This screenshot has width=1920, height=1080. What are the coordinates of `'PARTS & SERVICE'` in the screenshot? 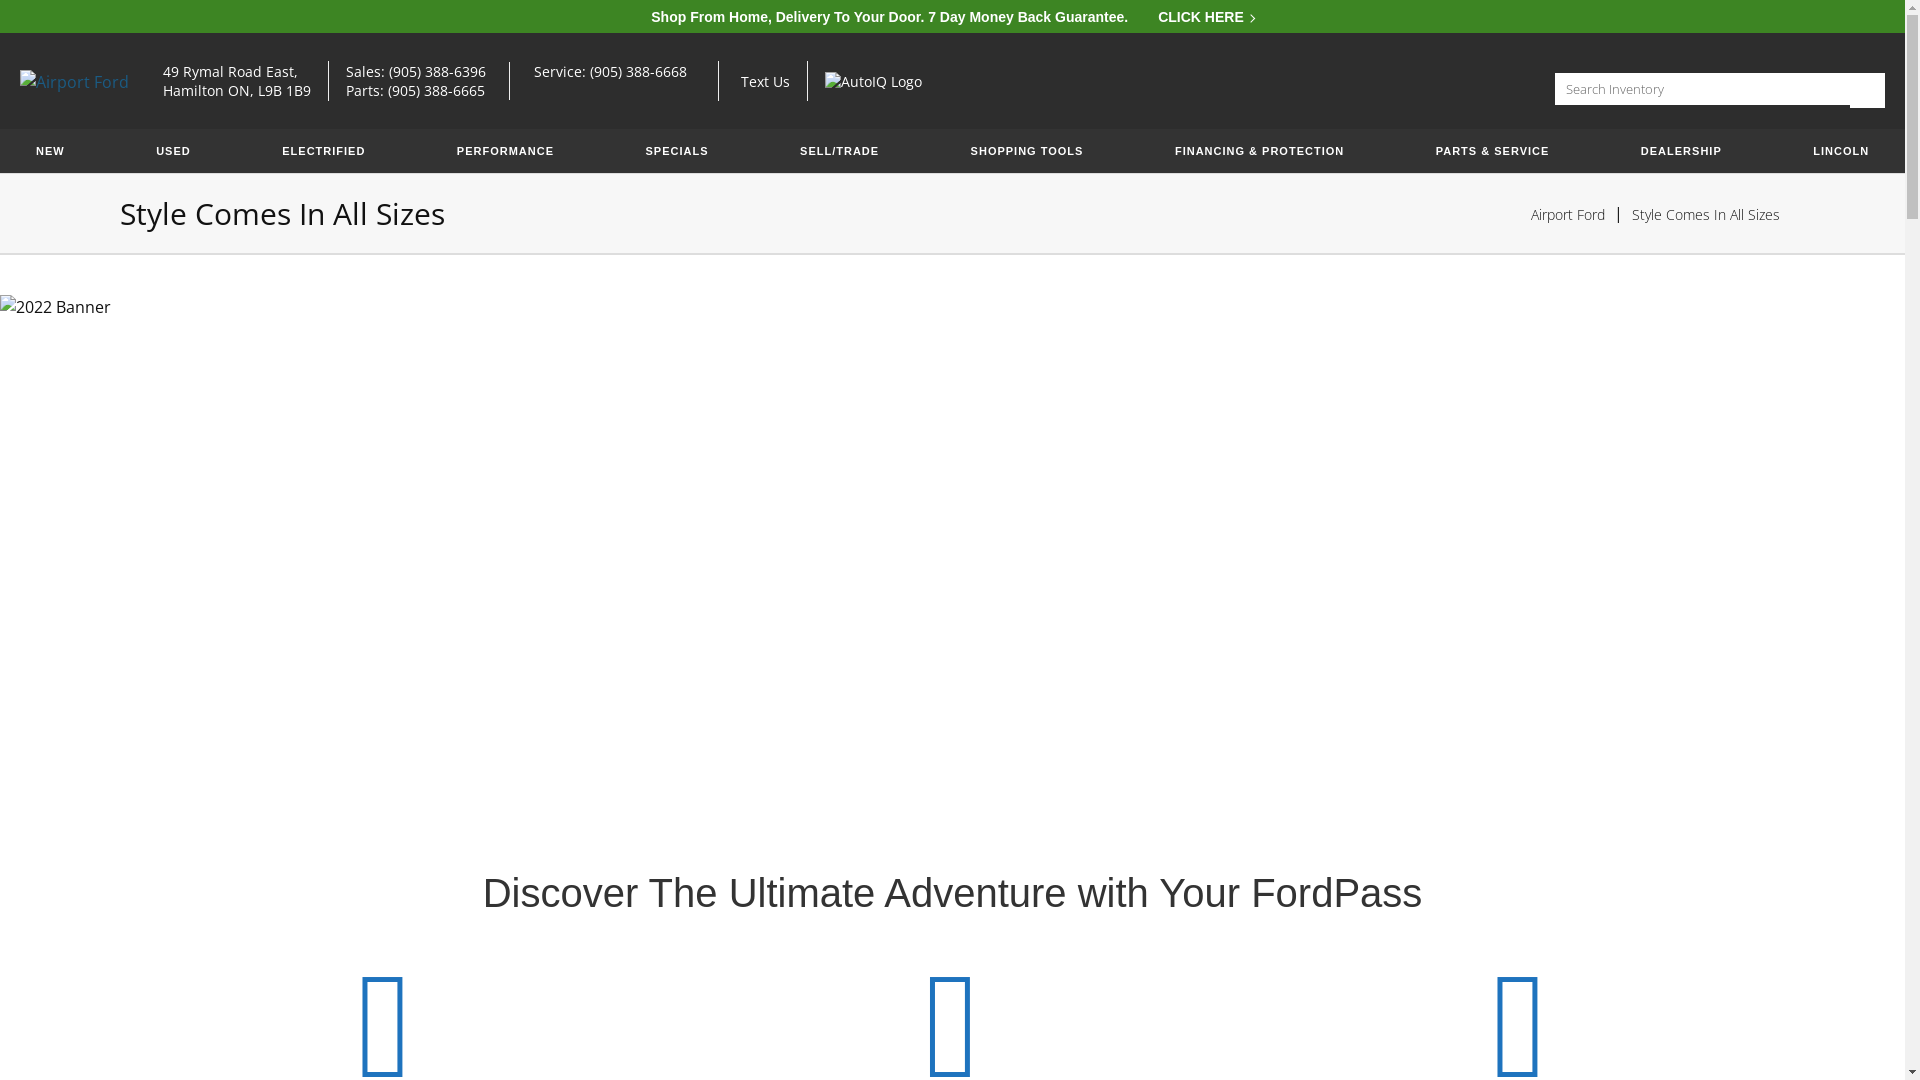 It's located at (1492, 150).